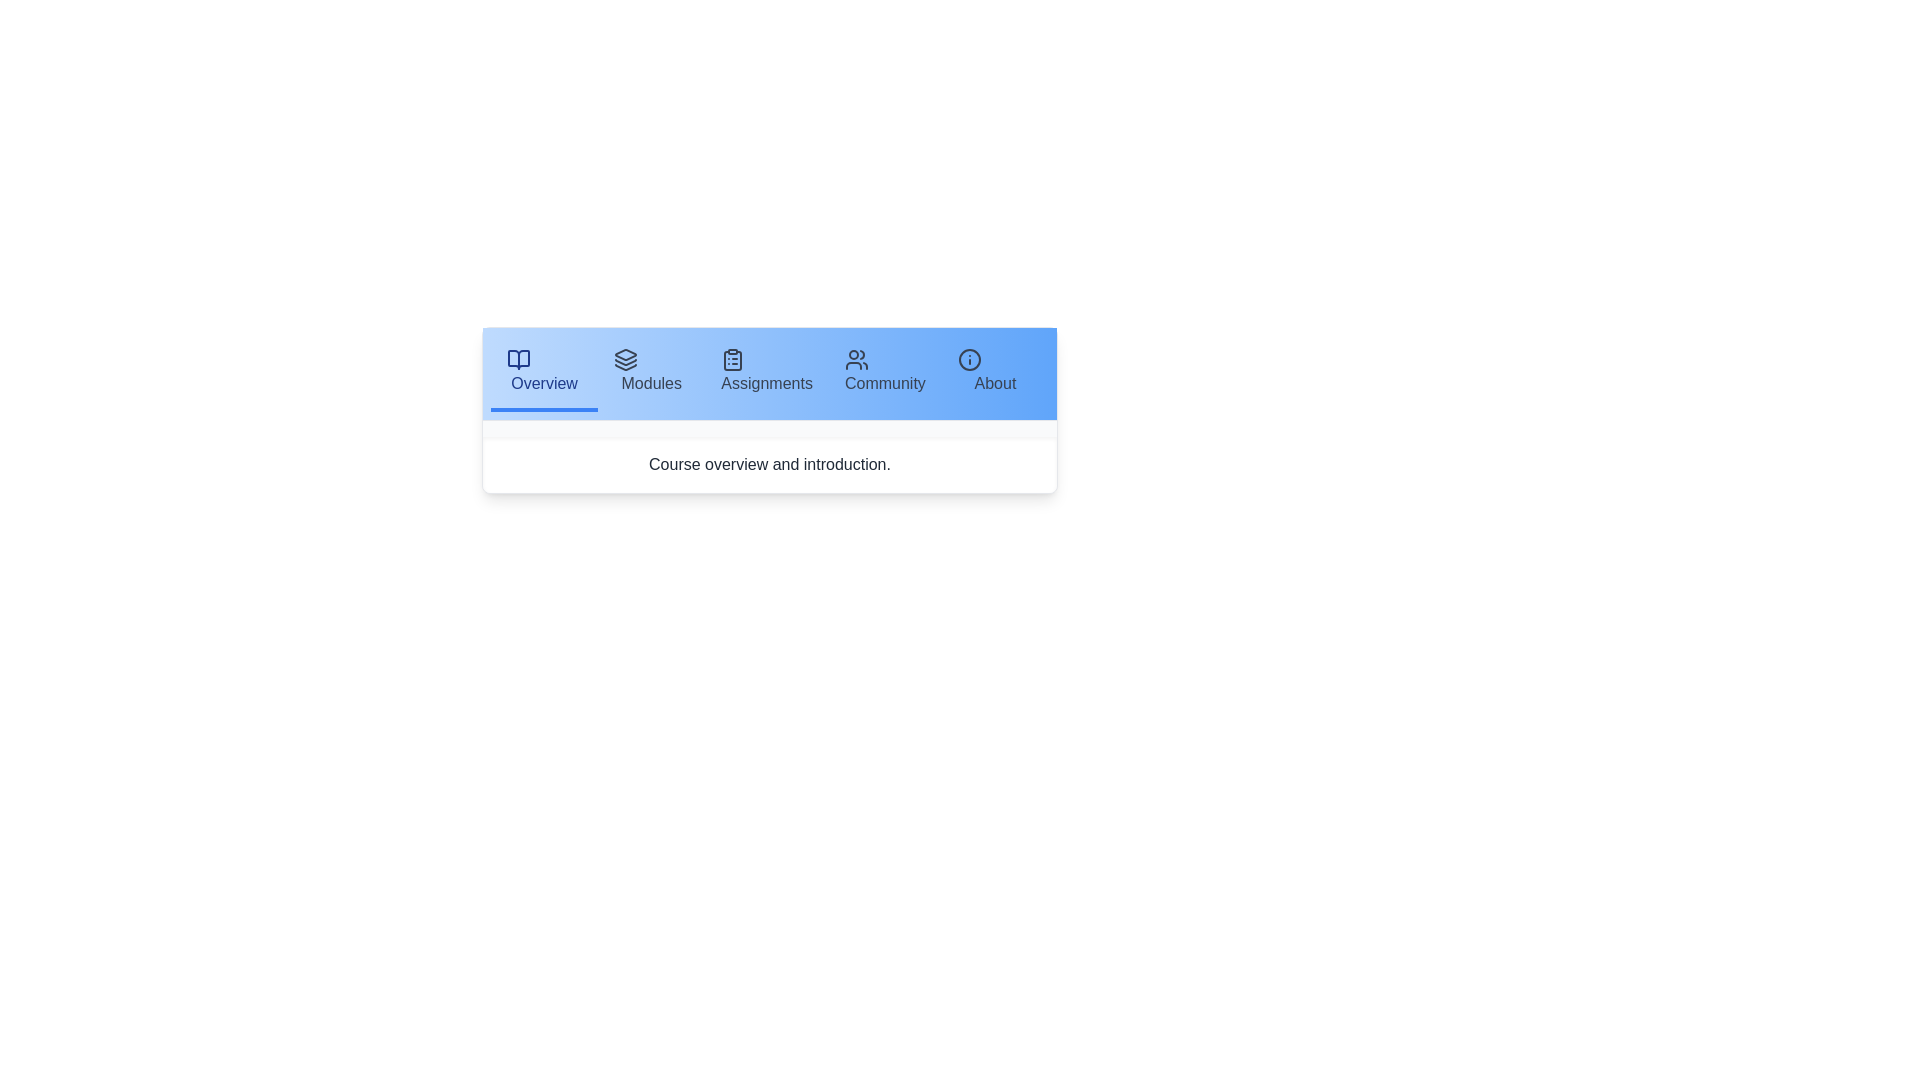 The height and width of the screenshot is (1080, 1920). What do you see at coordinates (518, 358) in the screenshot?
I see `the open book icon with a blue outline located at the top-left region of the menu bar, positioned directly above the label 'Overview'` at bounding box center [518, 358].